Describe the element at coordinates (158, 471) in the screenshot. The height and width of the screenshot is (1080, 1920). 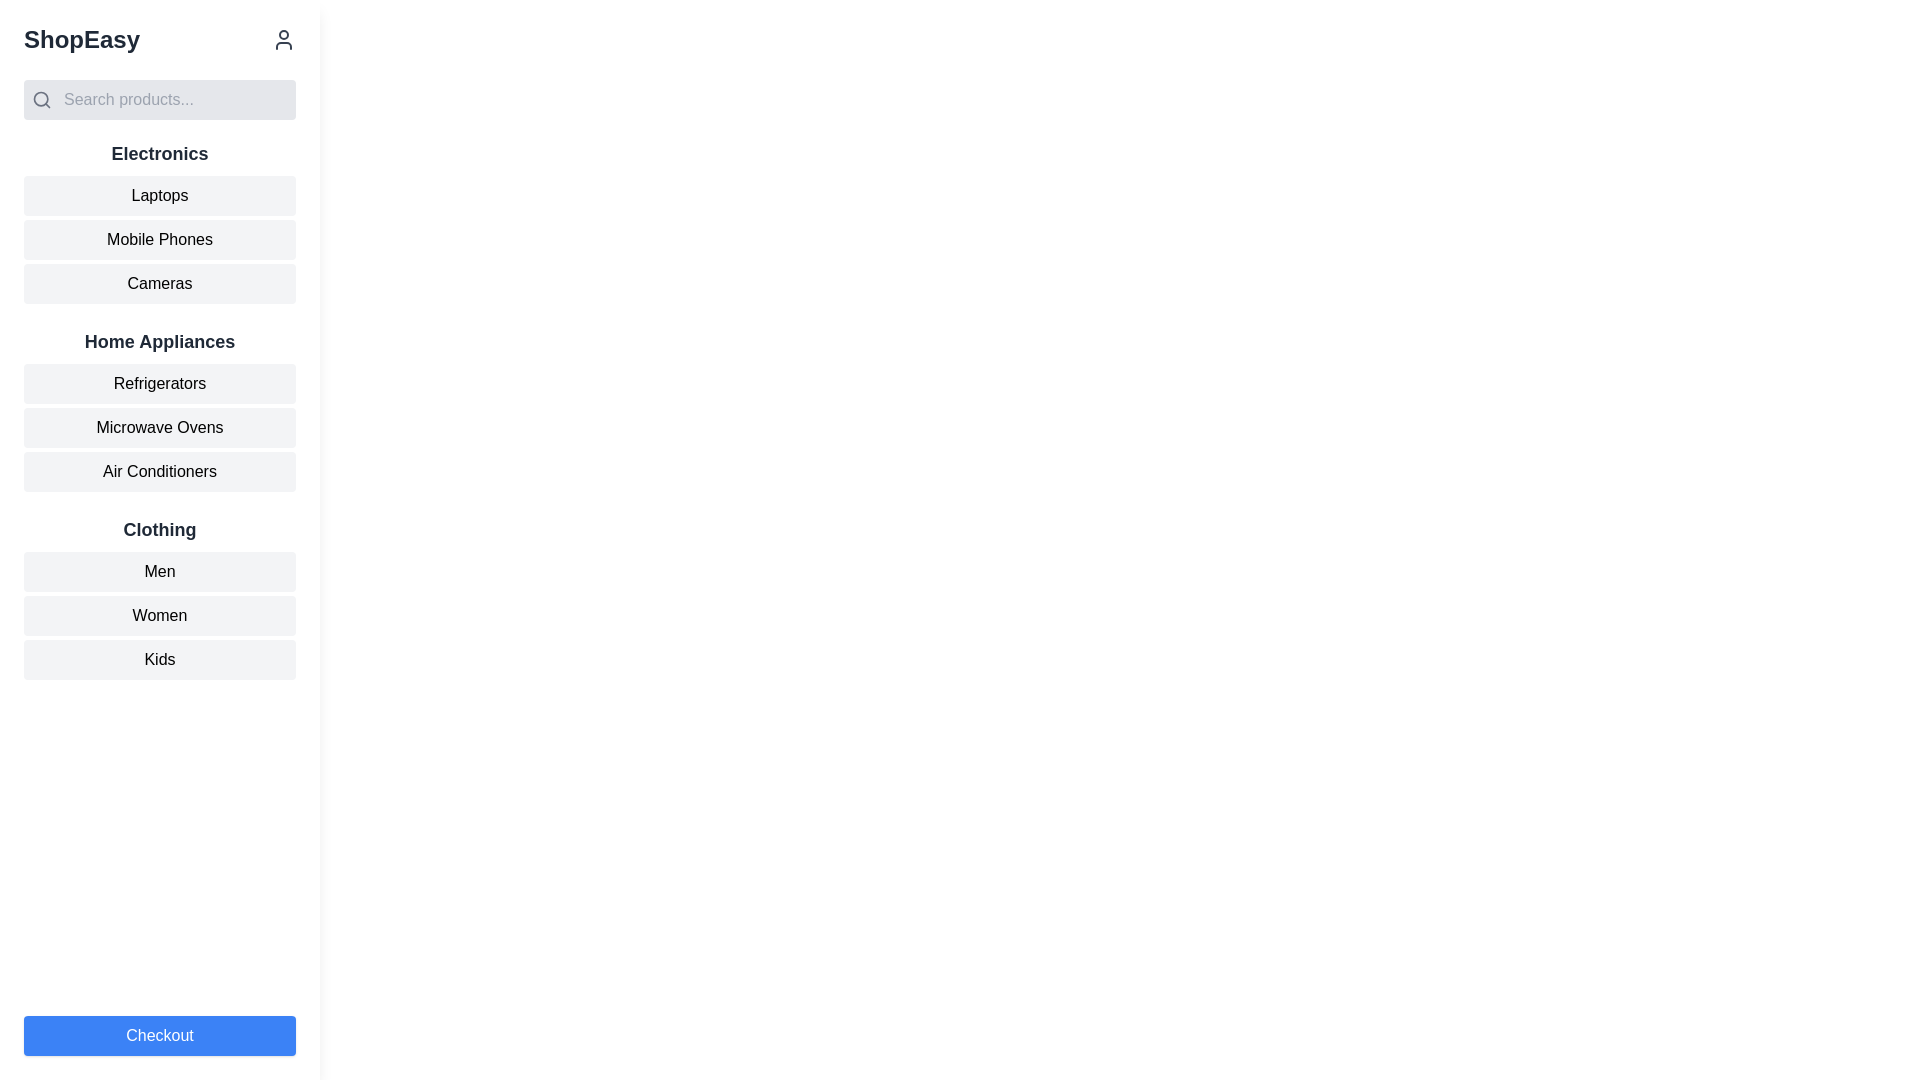
I see `the air conditioner menu item located under the 'Home Appliances' section, which is the third item in a vertical list, to trigger a visual response` at that location.